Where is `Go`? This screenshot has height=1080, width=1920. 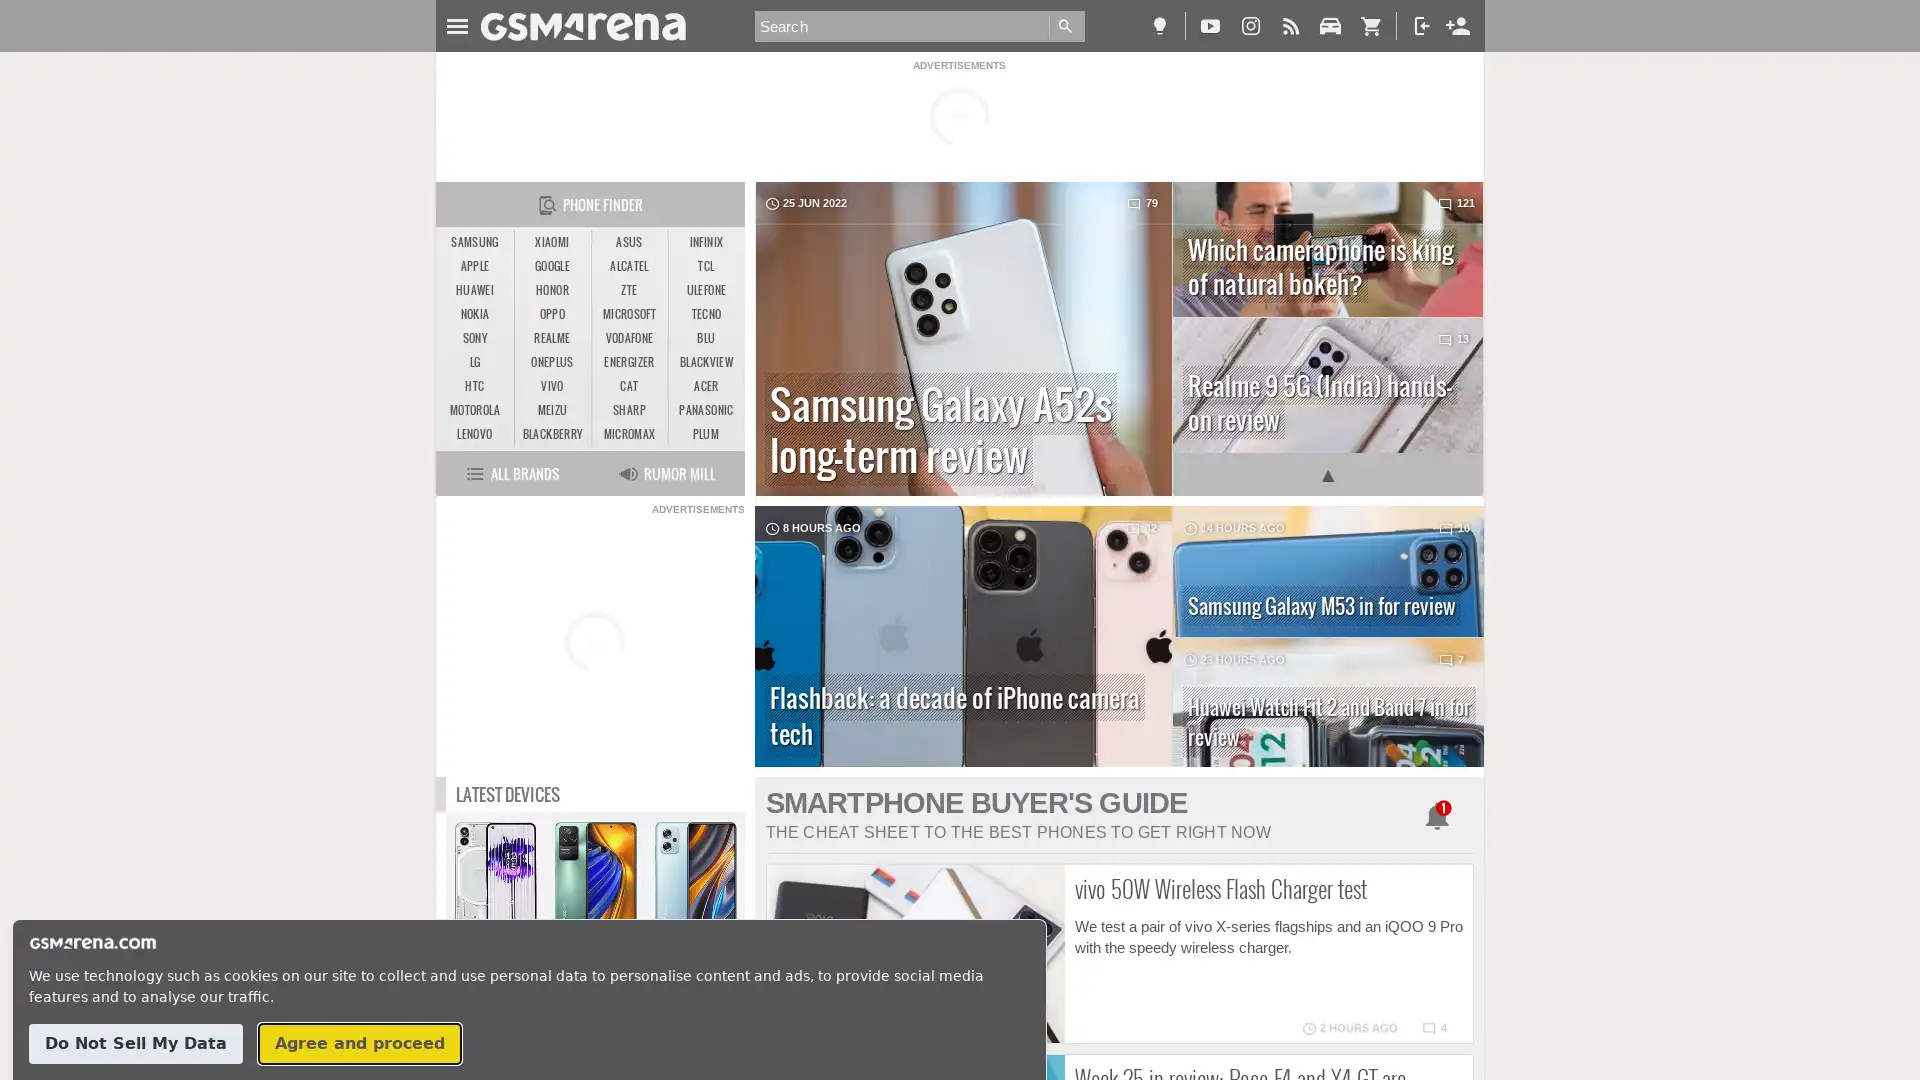 Go is located at coordinates (1065, 26).